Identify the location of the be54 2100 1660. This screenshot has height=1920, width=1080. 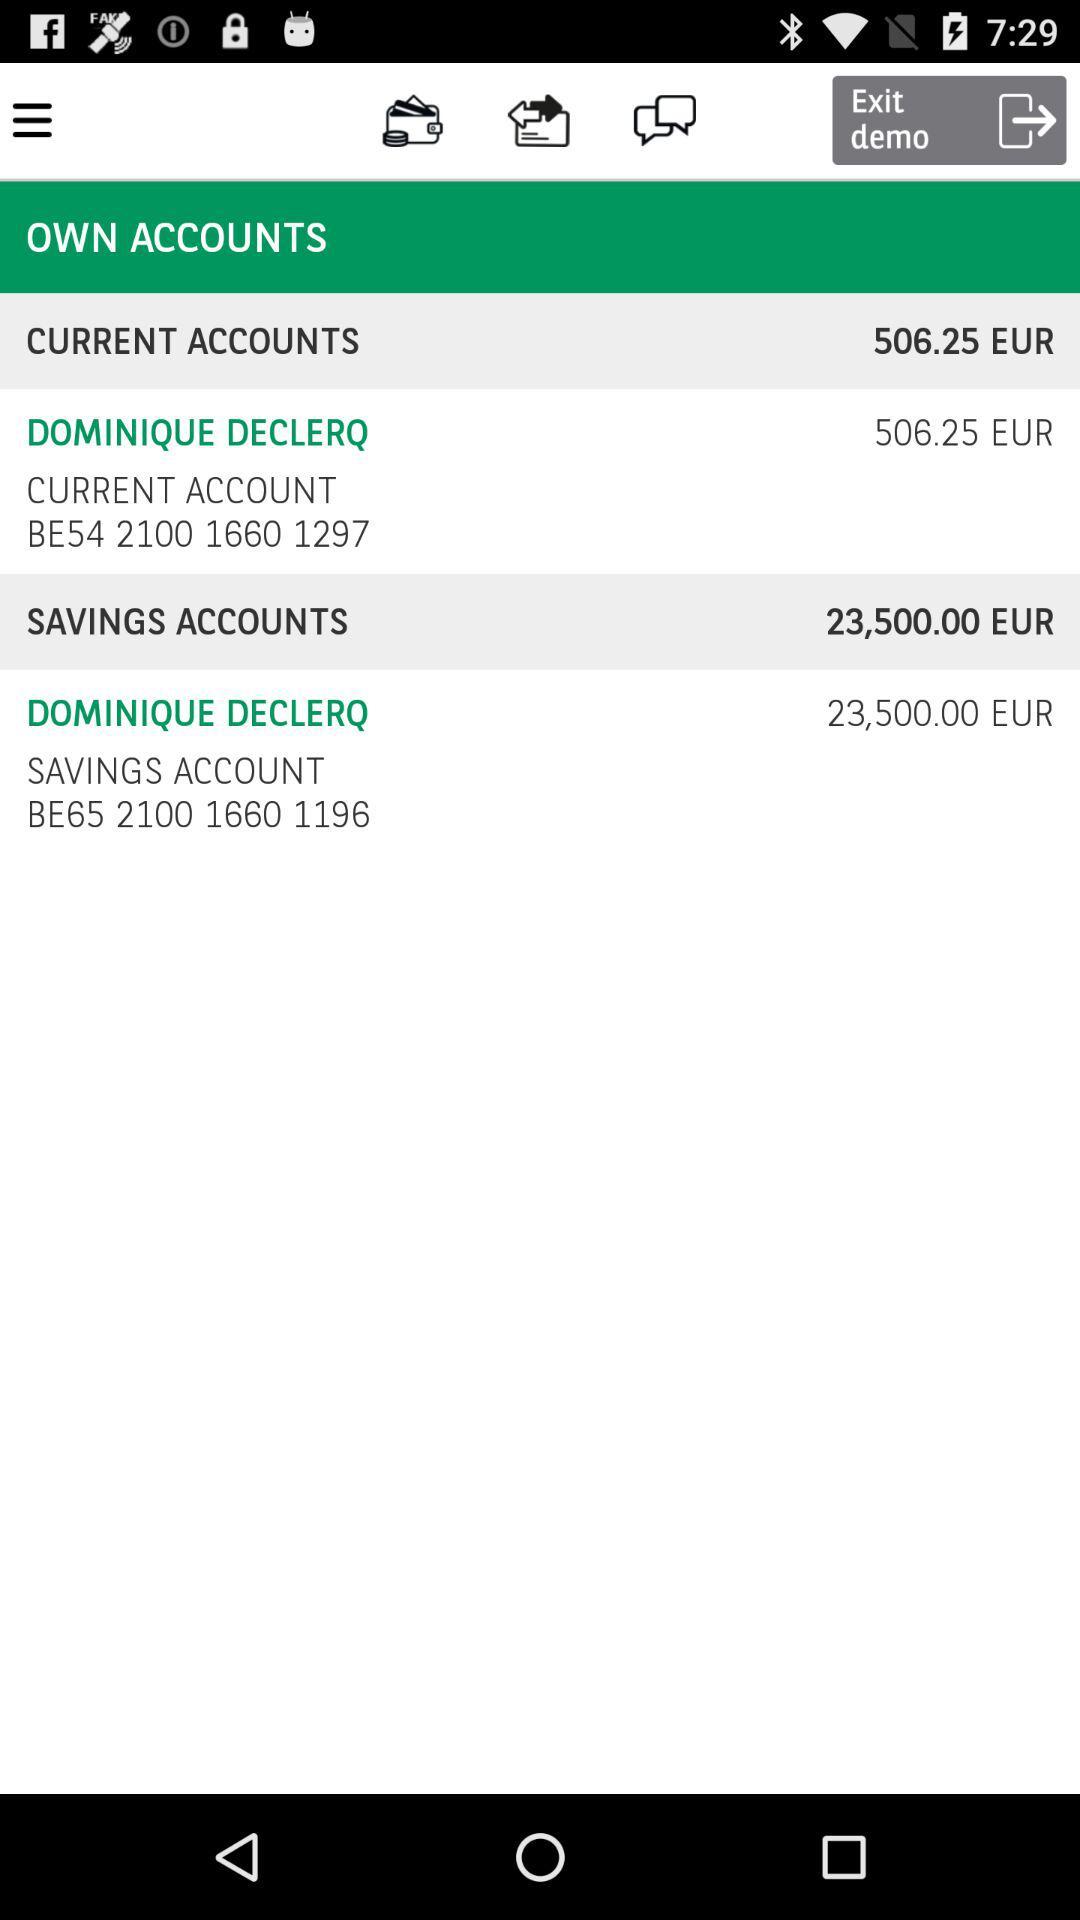
(203, 533).